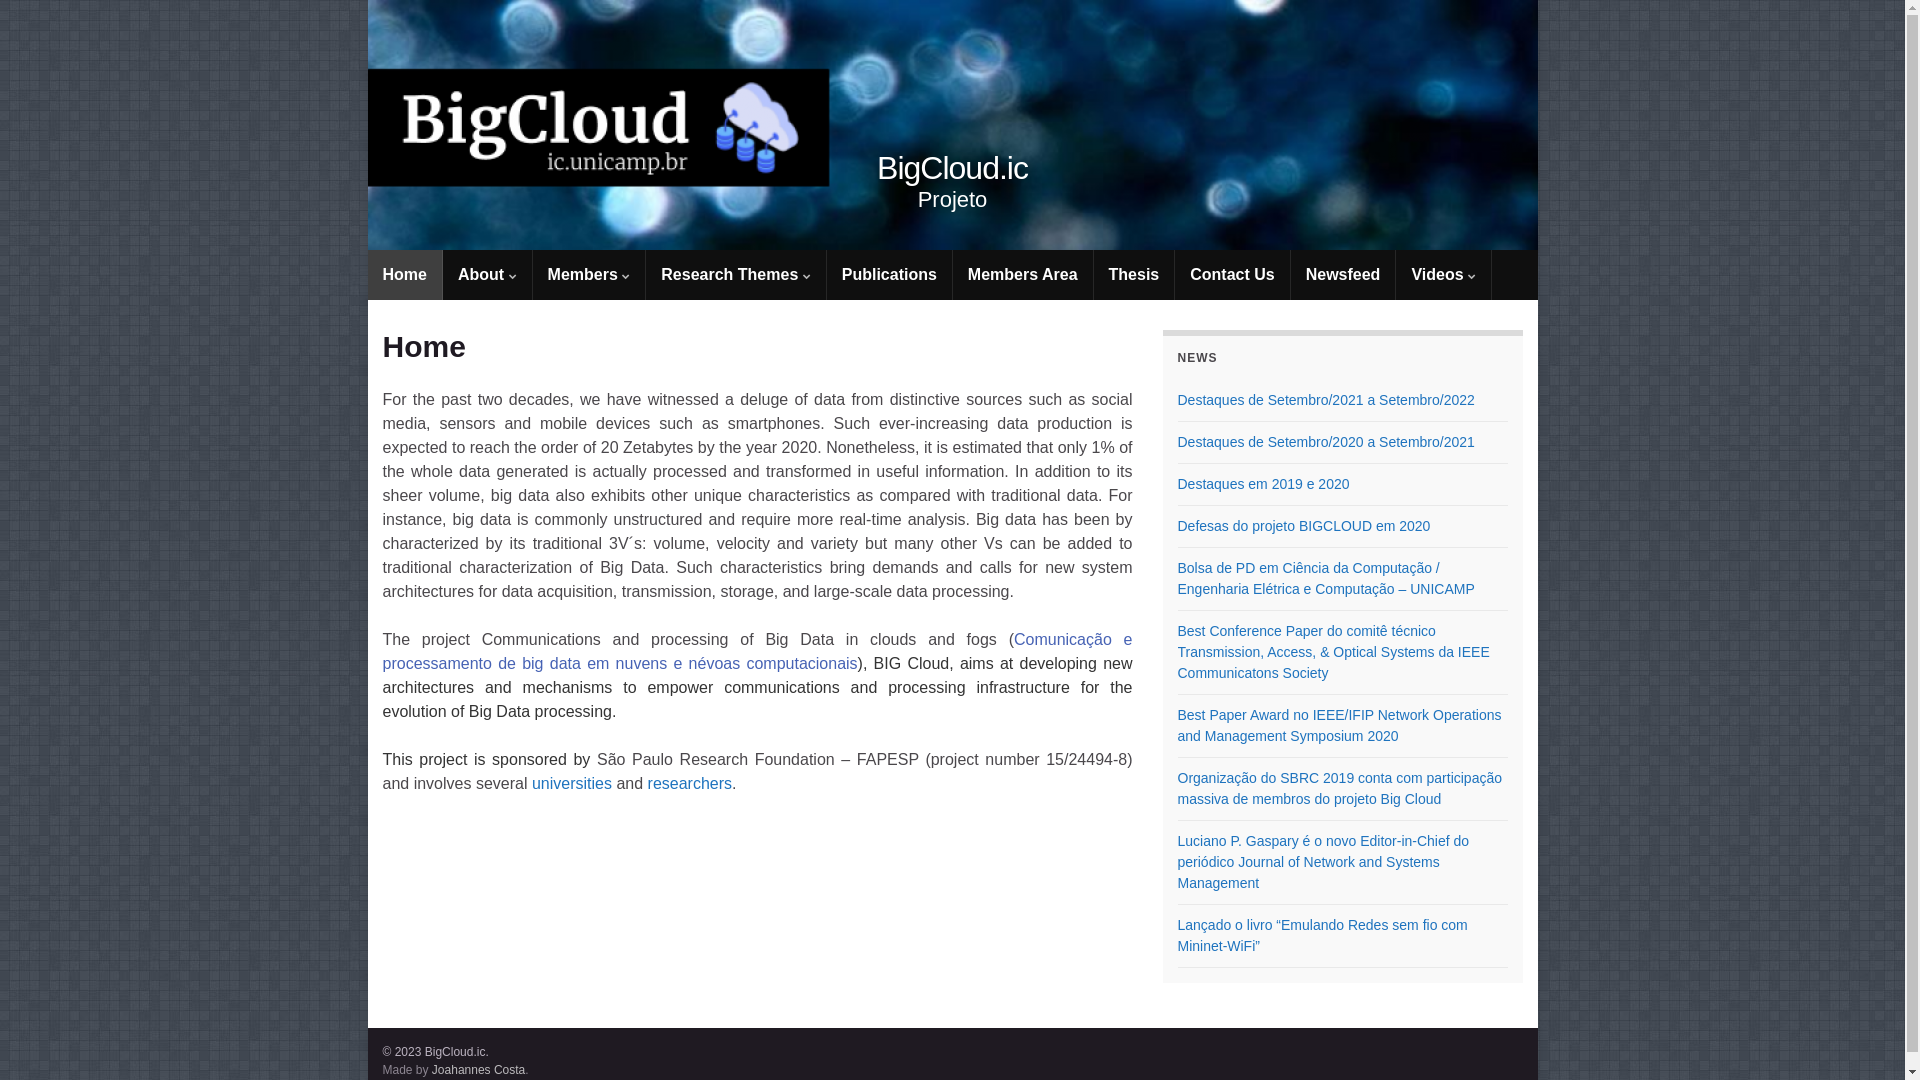 This screenshot has width=1920, height=1080. What do you see at coordinates (690, 782) in the screenshot?
I see `'researchers'` at bounding box center [690, 782].